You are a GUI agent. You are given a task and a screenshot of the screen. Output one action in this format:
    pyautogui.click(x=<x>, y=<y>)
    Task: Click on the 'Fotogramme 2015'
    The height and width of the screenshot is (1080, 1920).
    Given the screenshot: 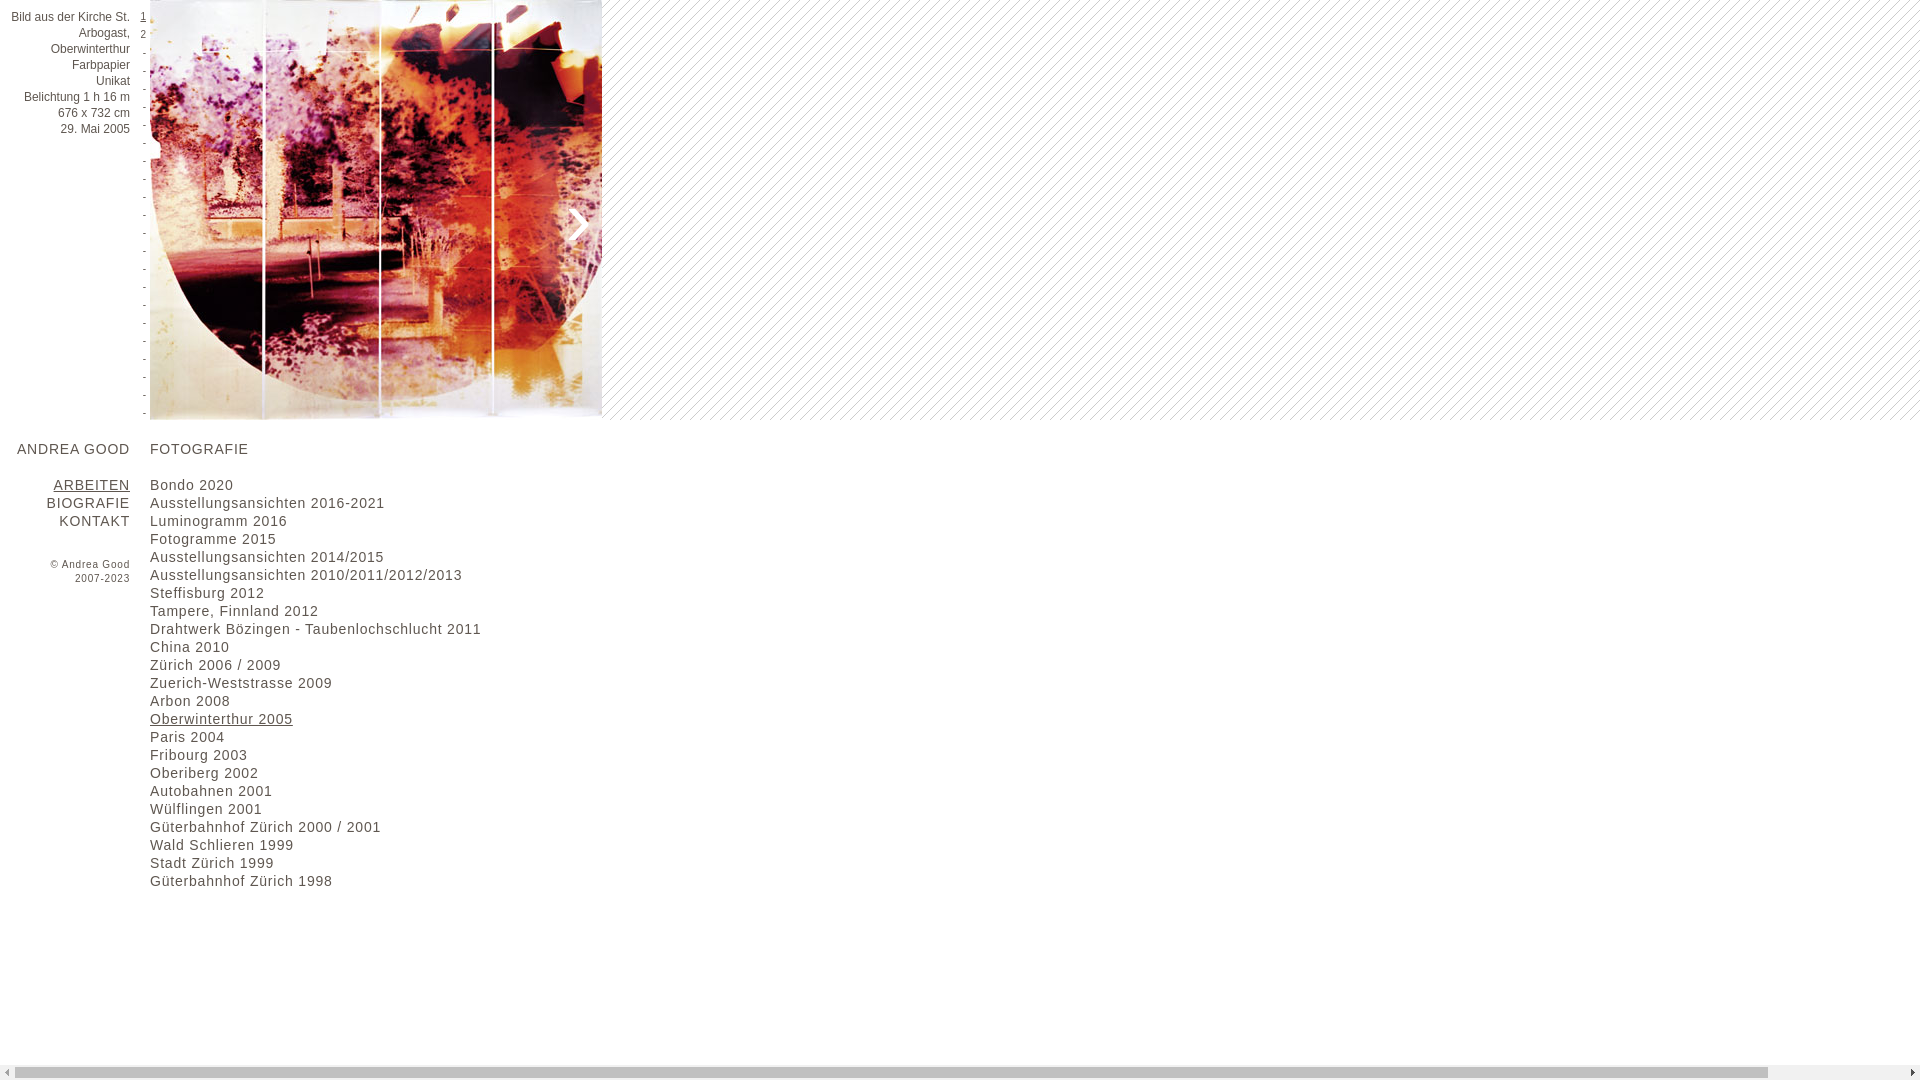 What is the action you would take?
    pyautogui.click(x=212, y=538)
    